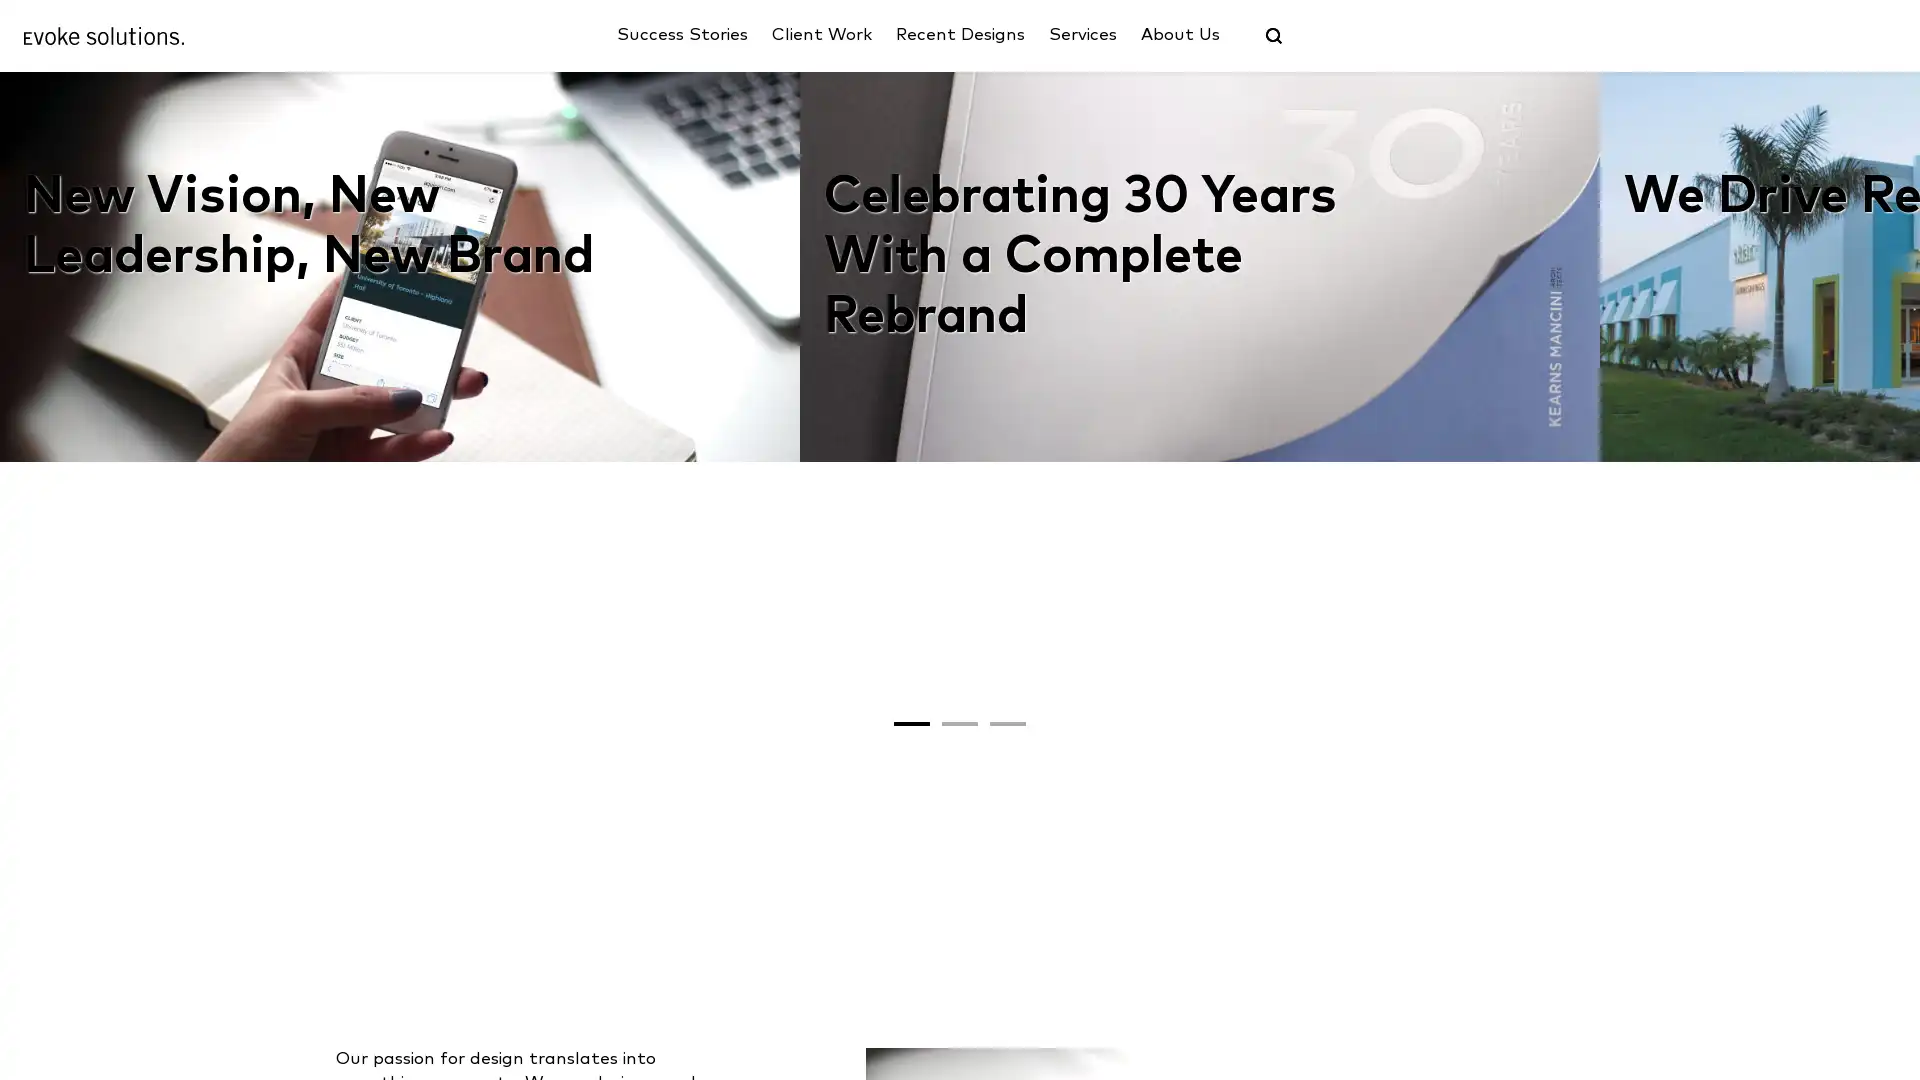 This screenshot has height=1080, width=1920. What do you see at coordinates (960, 983) in the screenshot?
I see `2` at bounding box center [960, 983].